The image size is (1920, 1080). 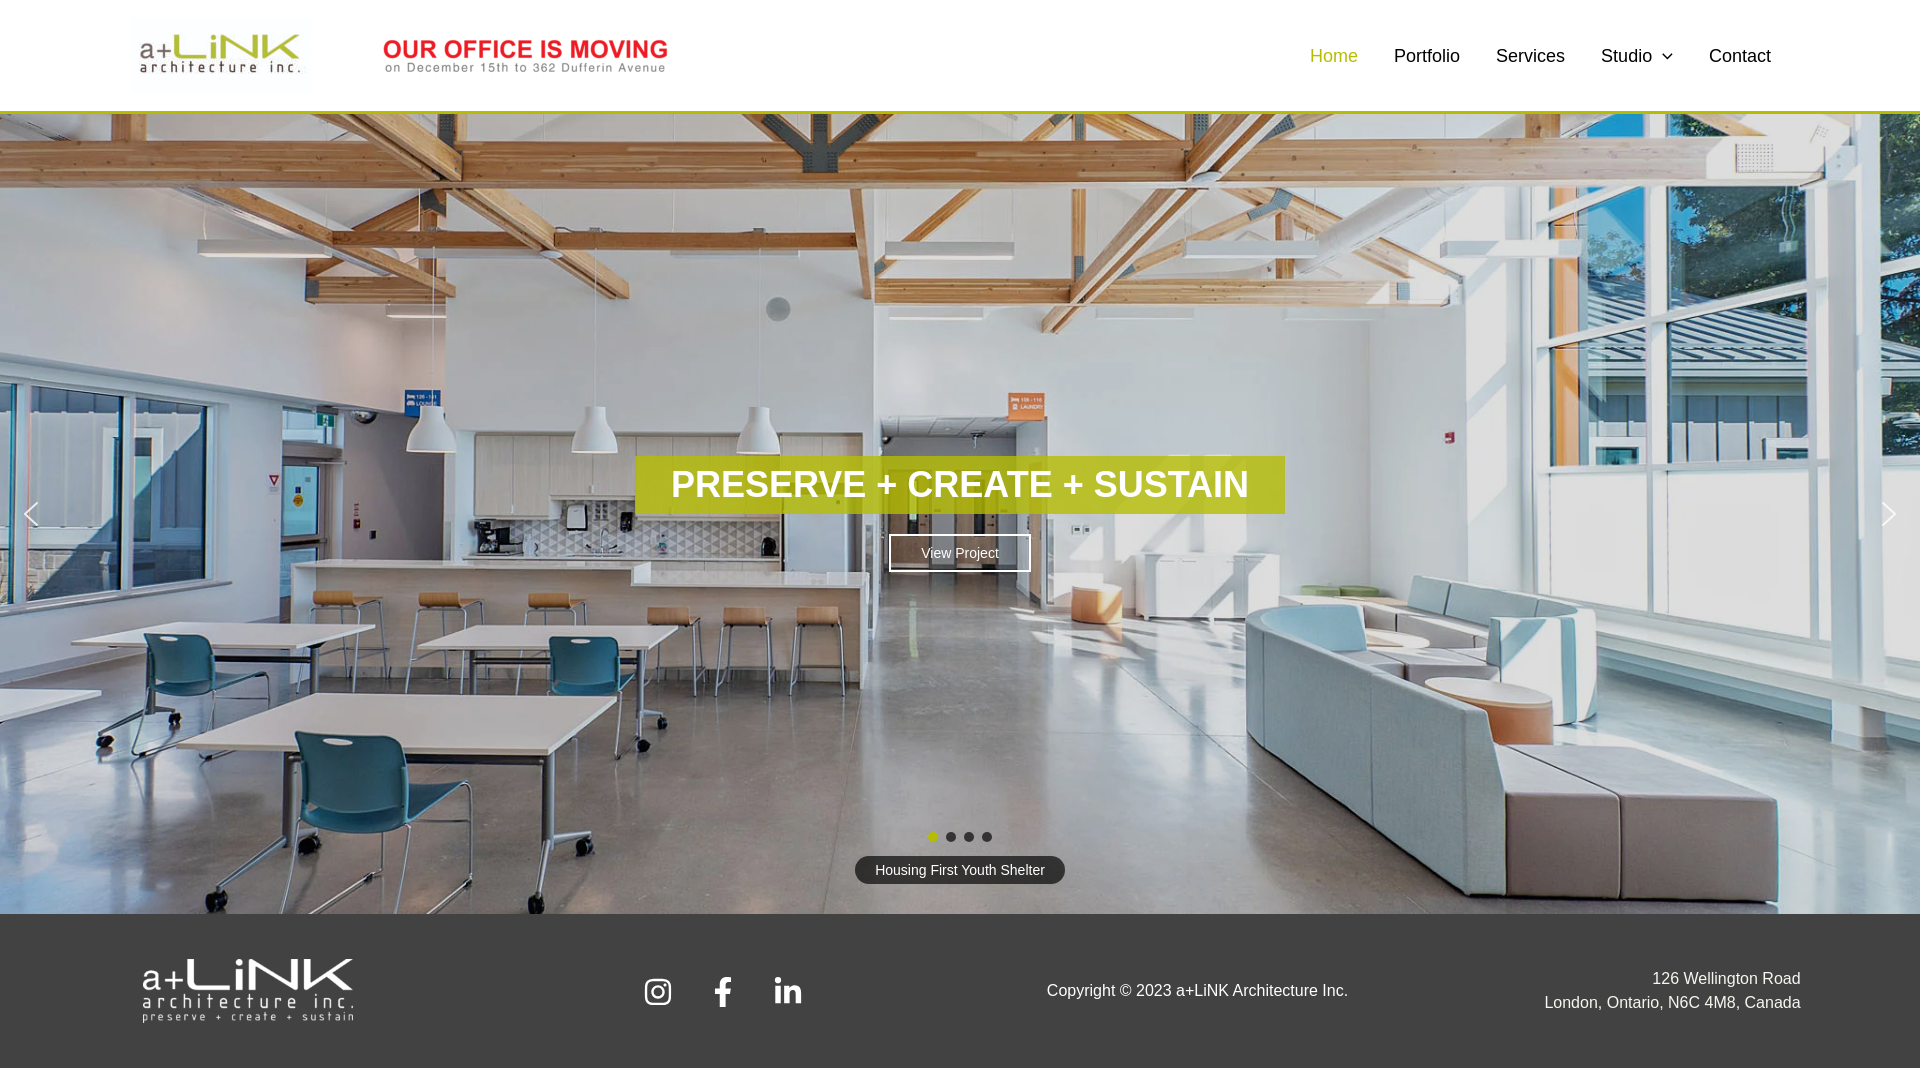 What do you see at coordinates (960, 552) in the screenshot?
I see `'View Project'` at bounding box center [960, 552].